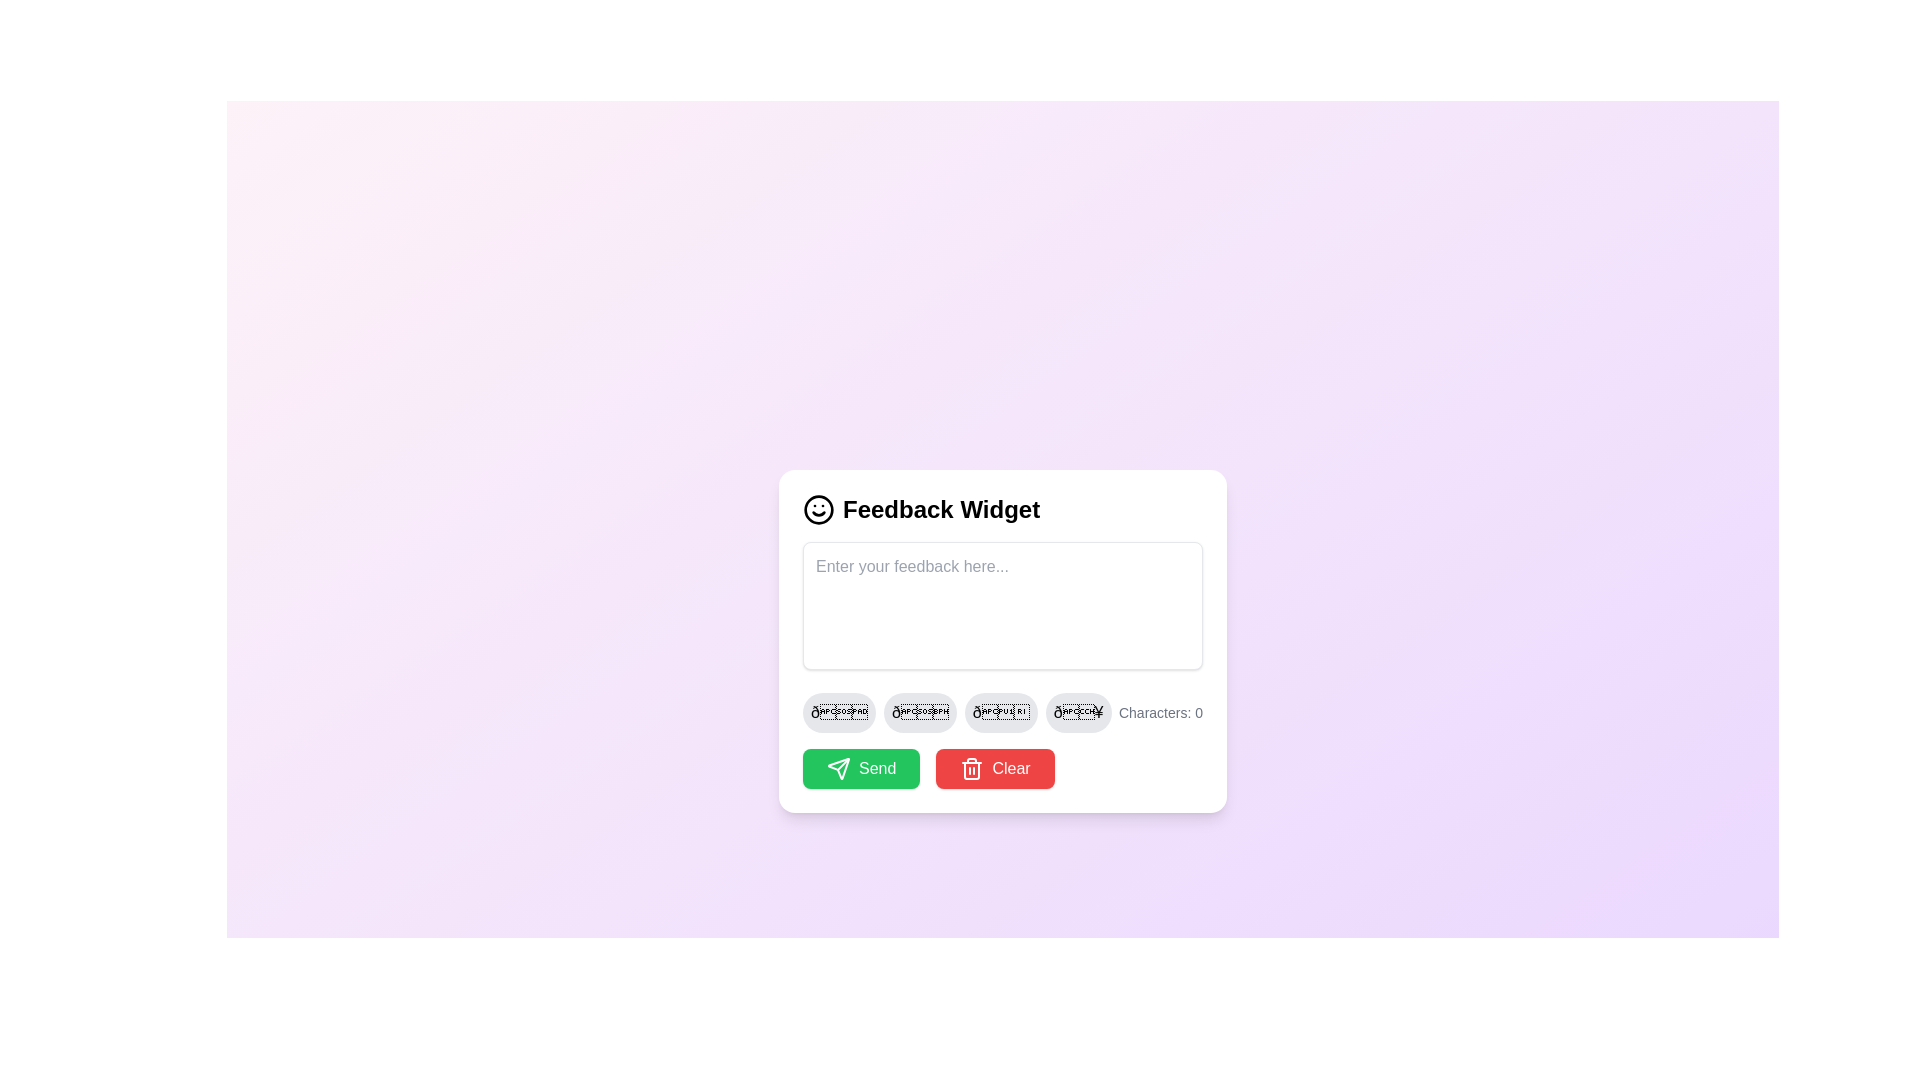 The height and width of the screenshot is (1080, 1920). Describe the element at coordinates (1077, 711) in the screenshot. I see `the circular button with a light-gray background and a fire emoji at the bottom center of the feedback widget interface` at that location.